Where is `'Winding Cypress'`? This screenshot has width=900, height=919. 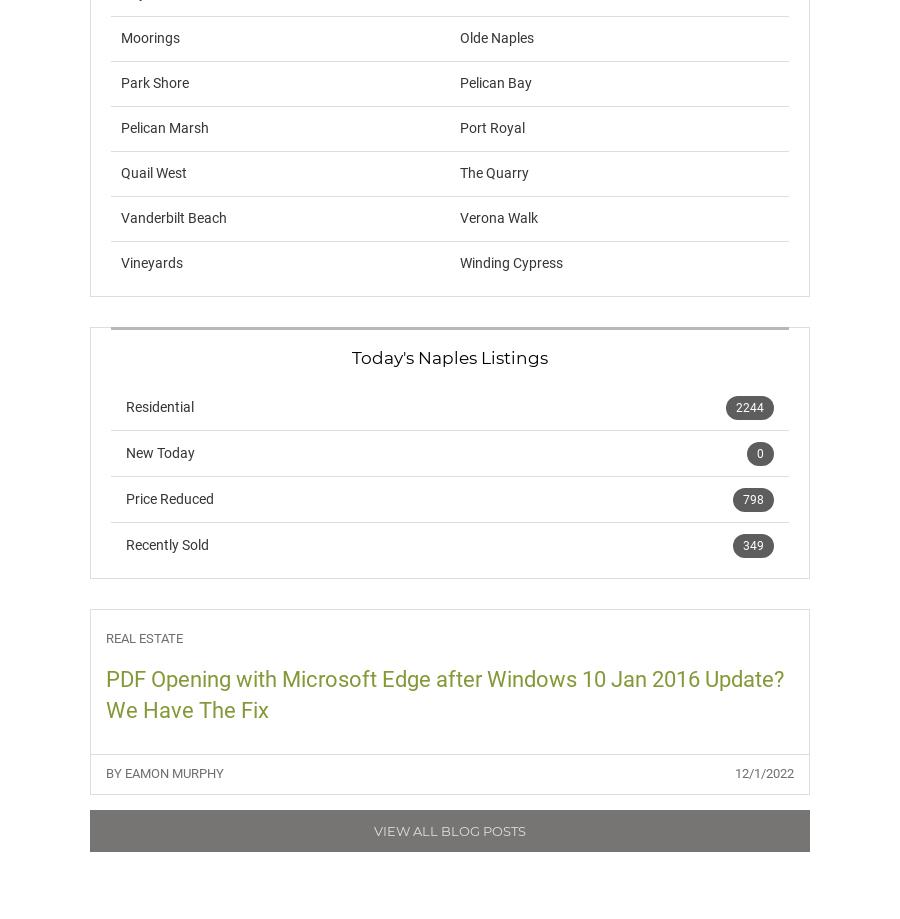 'Winding Cypress' is located at coordinates (510, 263).